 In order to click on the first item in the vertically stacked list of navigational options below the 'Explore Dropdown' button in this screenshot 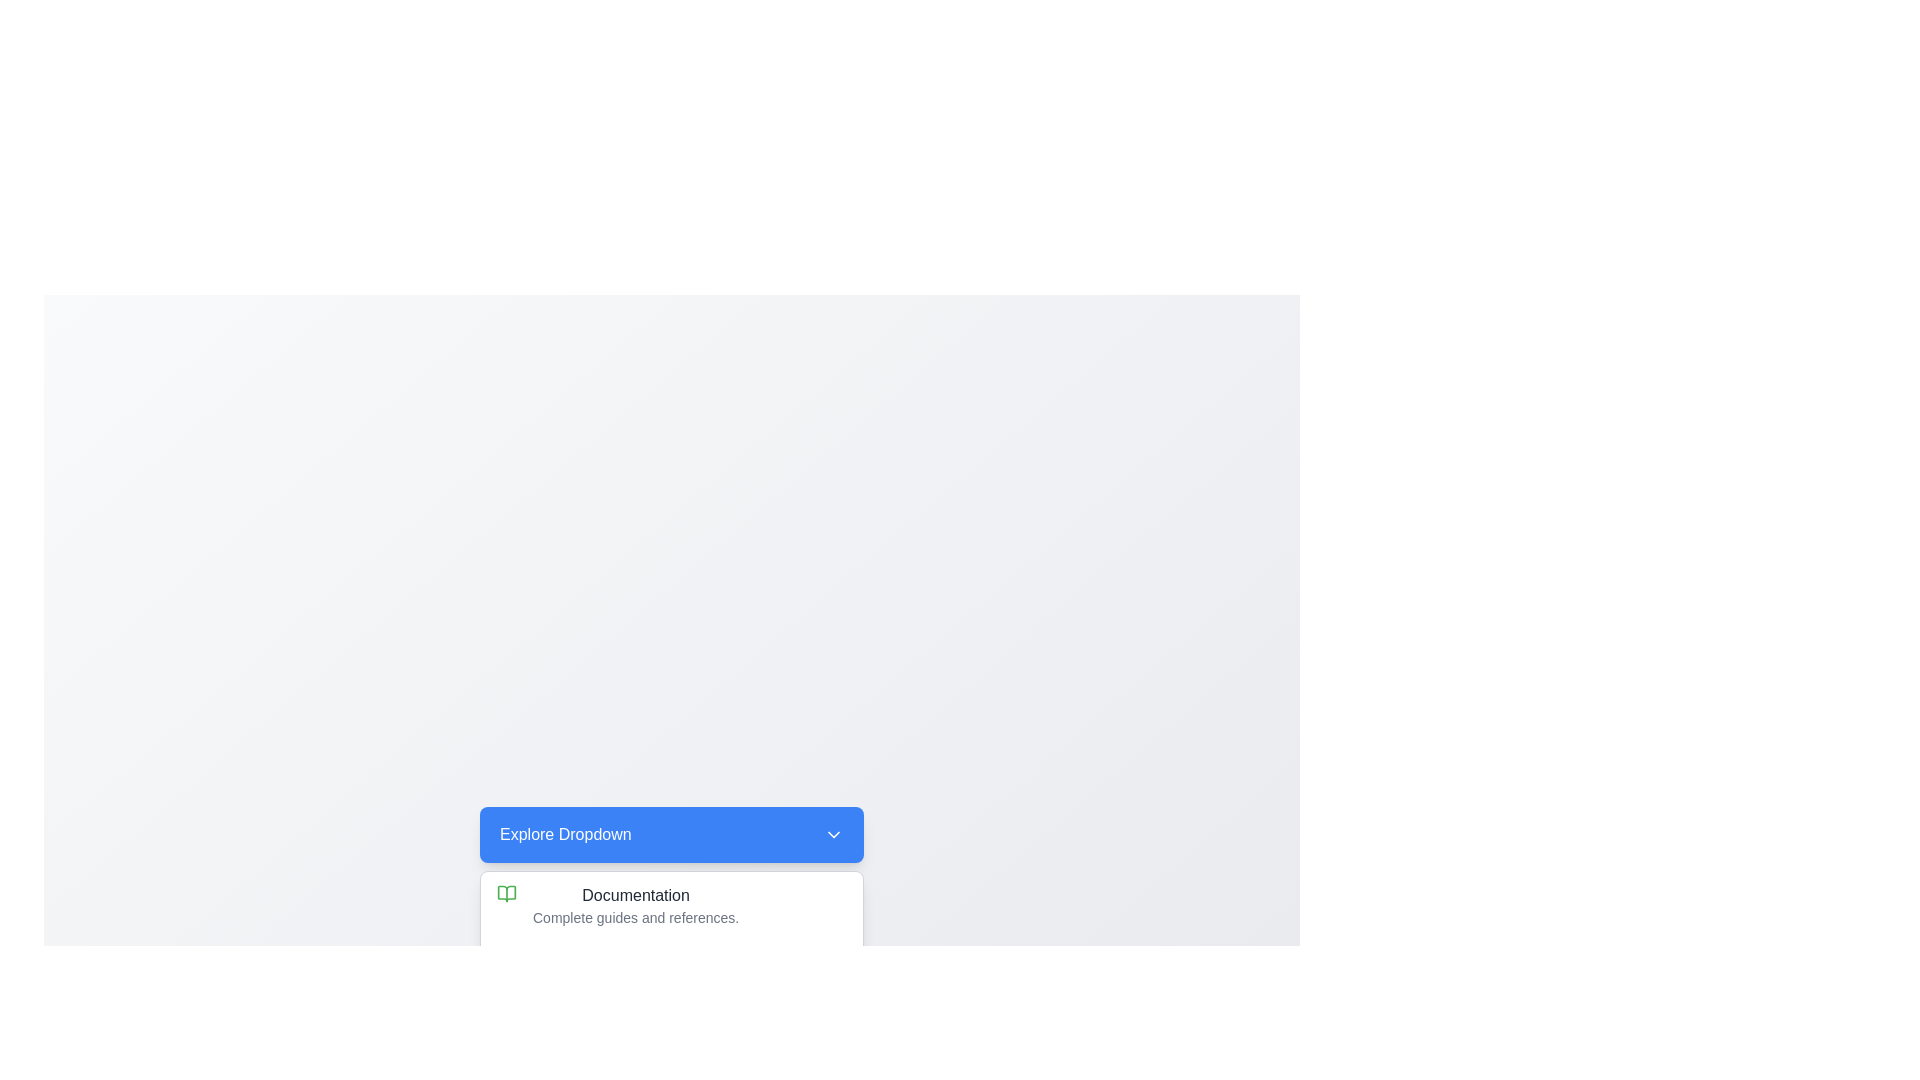, I will do `click(672, 906)`.